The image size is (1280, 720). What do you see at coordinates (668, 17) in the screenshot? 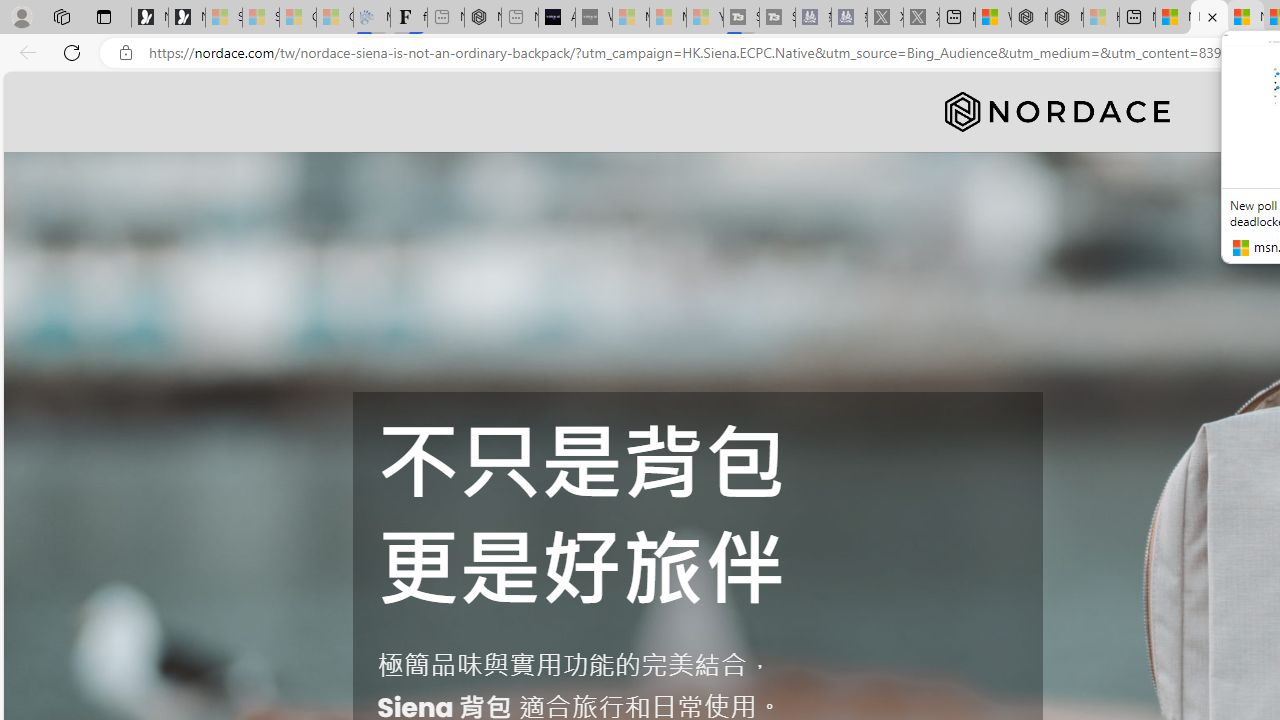
I see `'Microsoft Start - Sleeping'` at bounding box center [668, 17].